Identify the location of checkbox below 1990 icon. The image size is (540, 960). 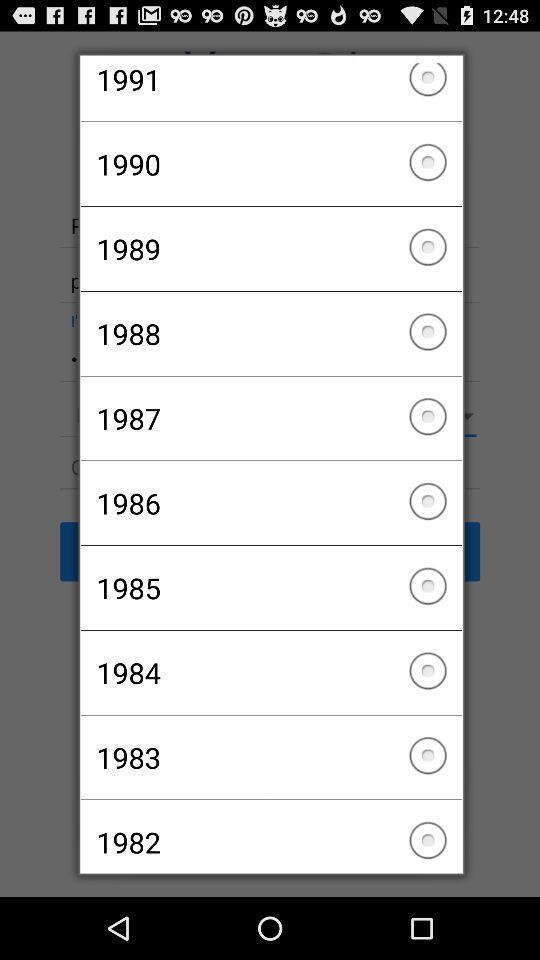
(270, 248).